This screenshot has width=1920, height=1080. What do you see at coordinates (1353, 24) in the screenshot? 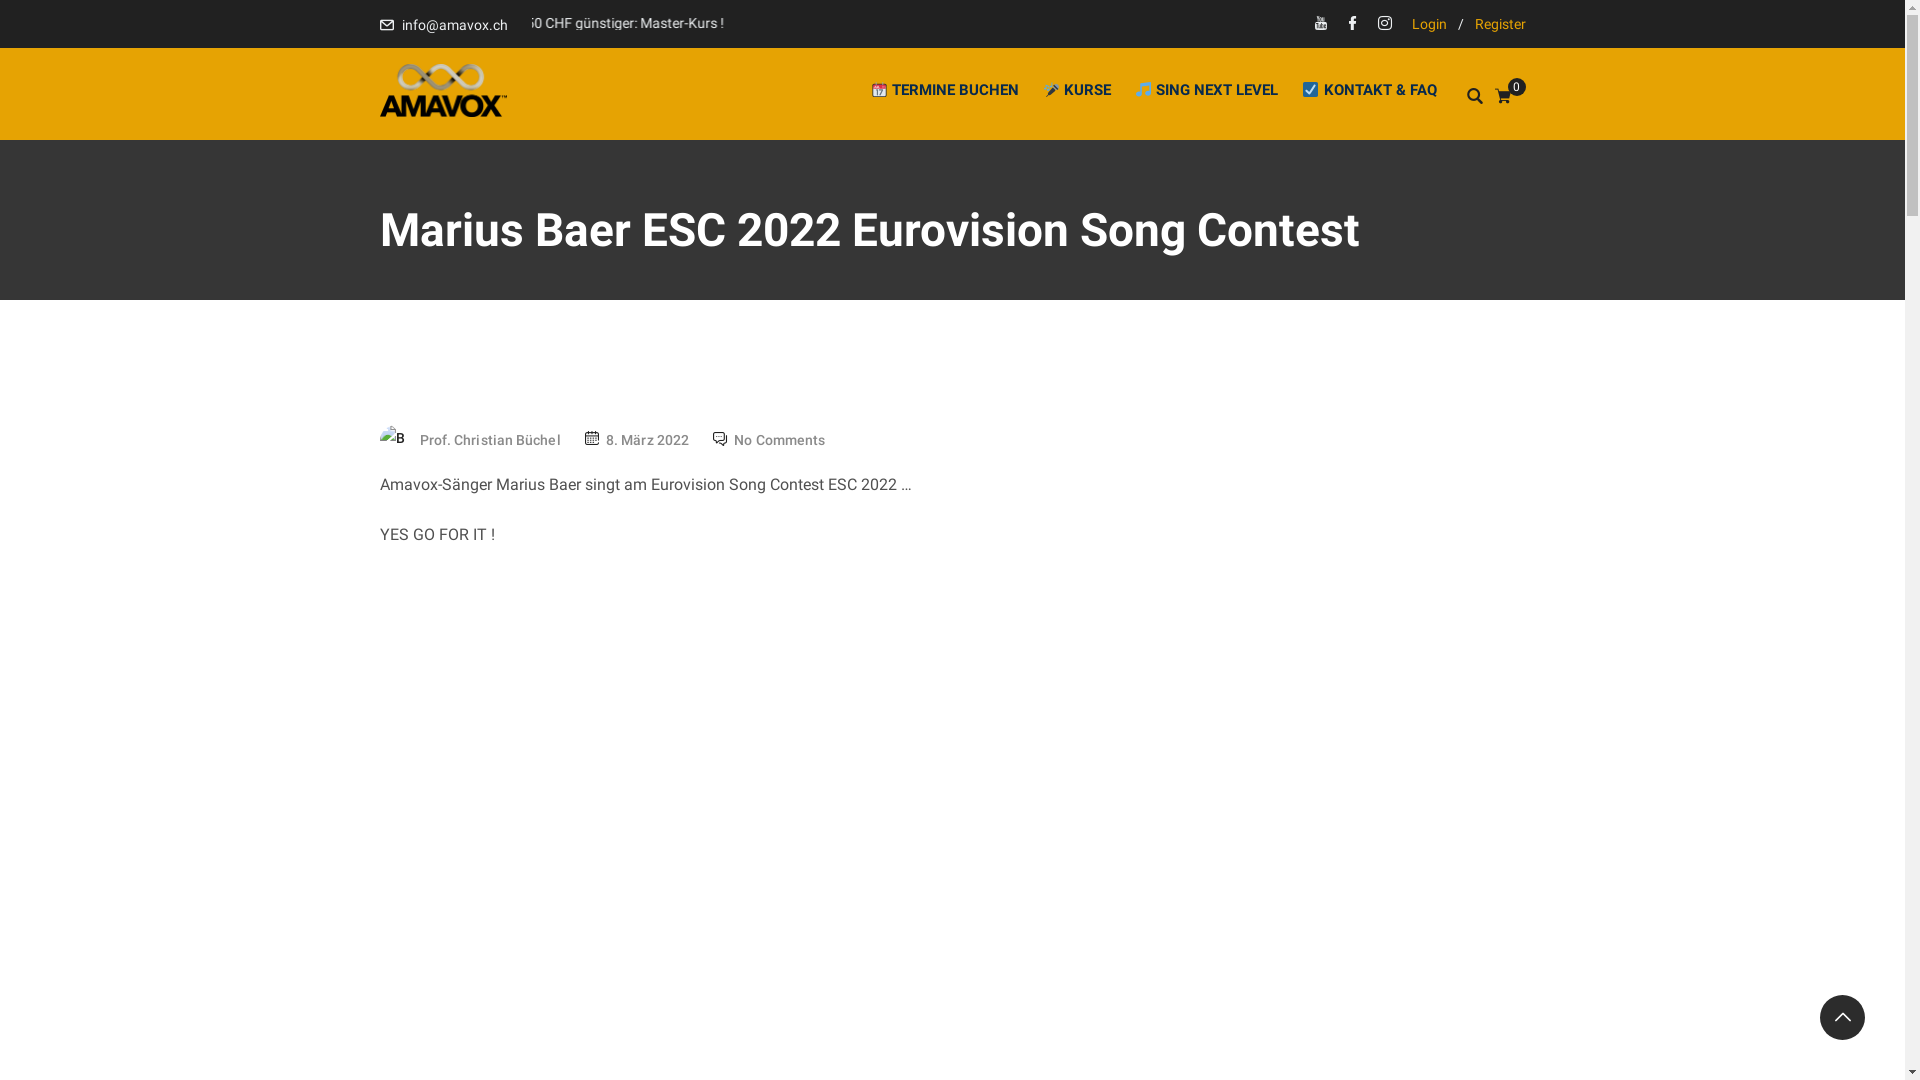
I see `'Facebook'` at bounding box center [1353, 24].